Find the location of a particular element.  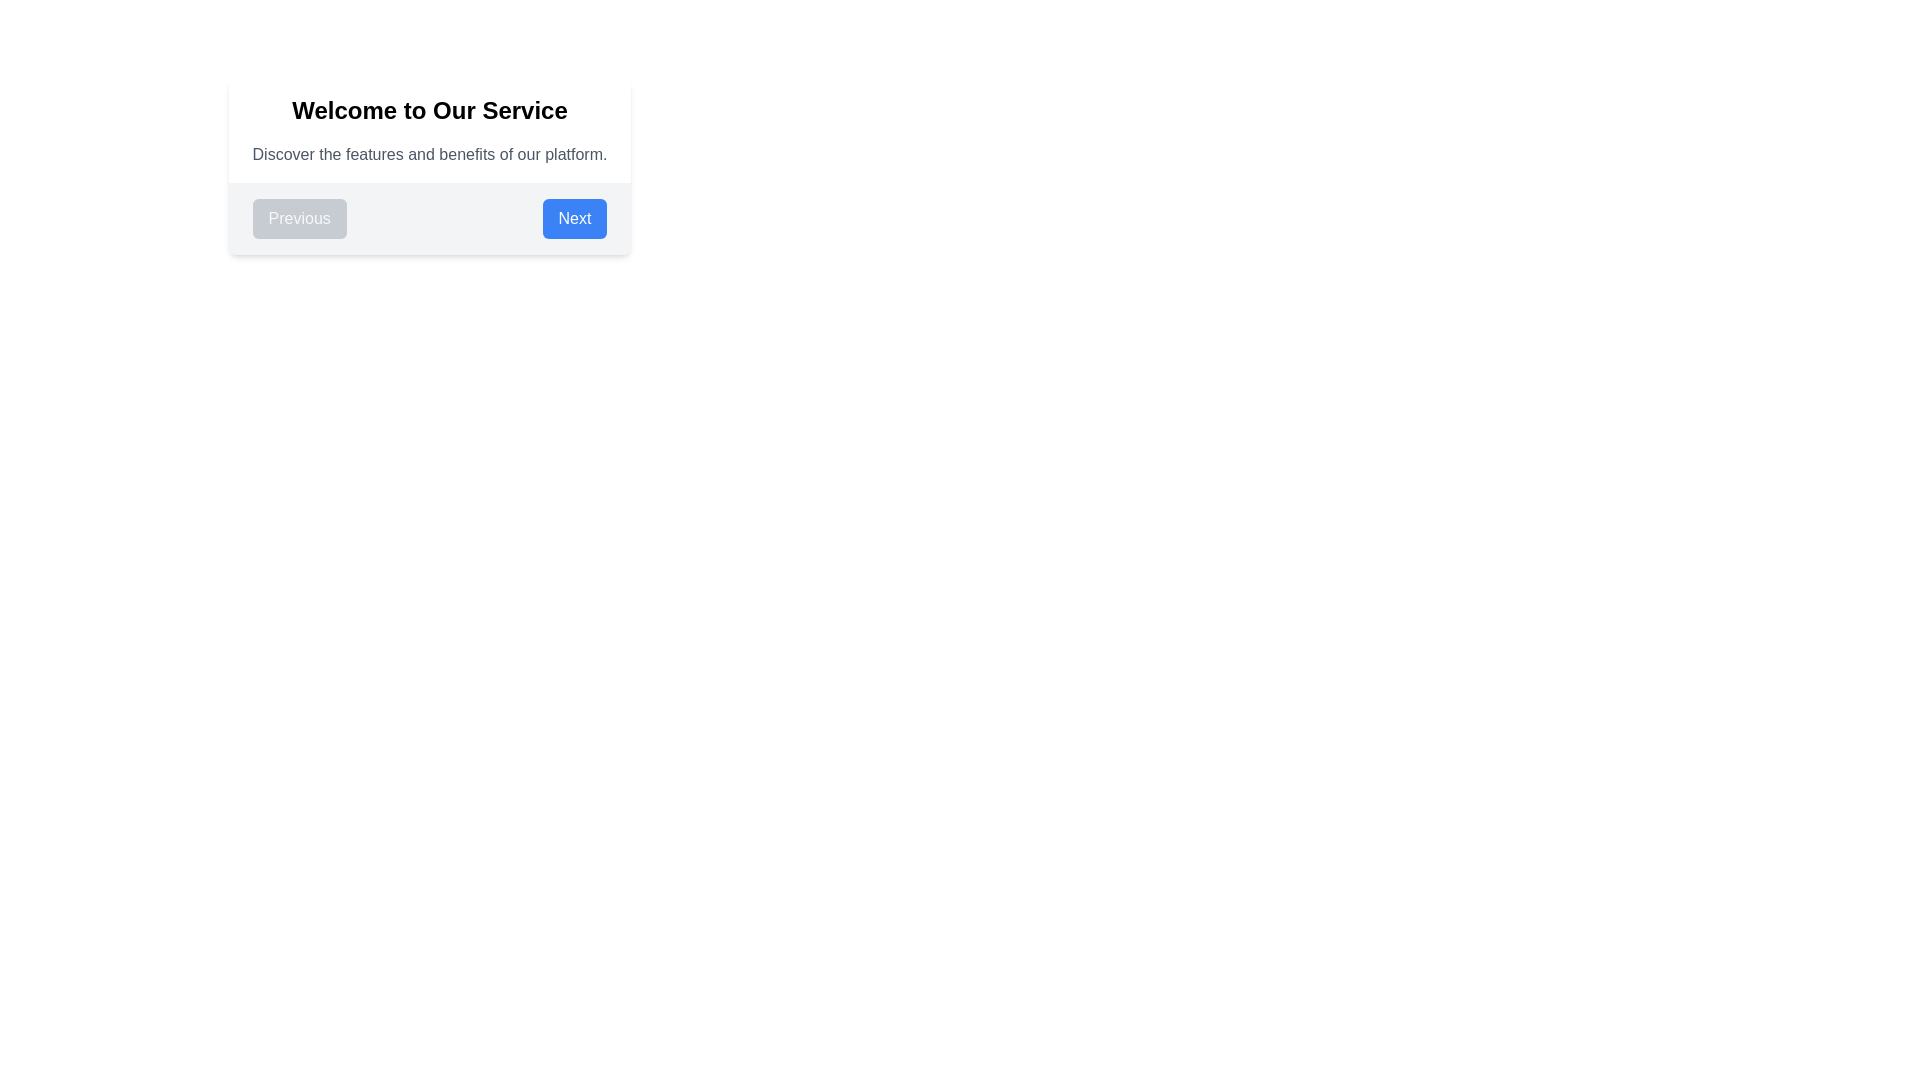

the Text Label that provides a descriptive subtitle or introductory message about the application's features, located immediately below the heading 'Welcome to Our Service' is located at coordinates (429, 153).